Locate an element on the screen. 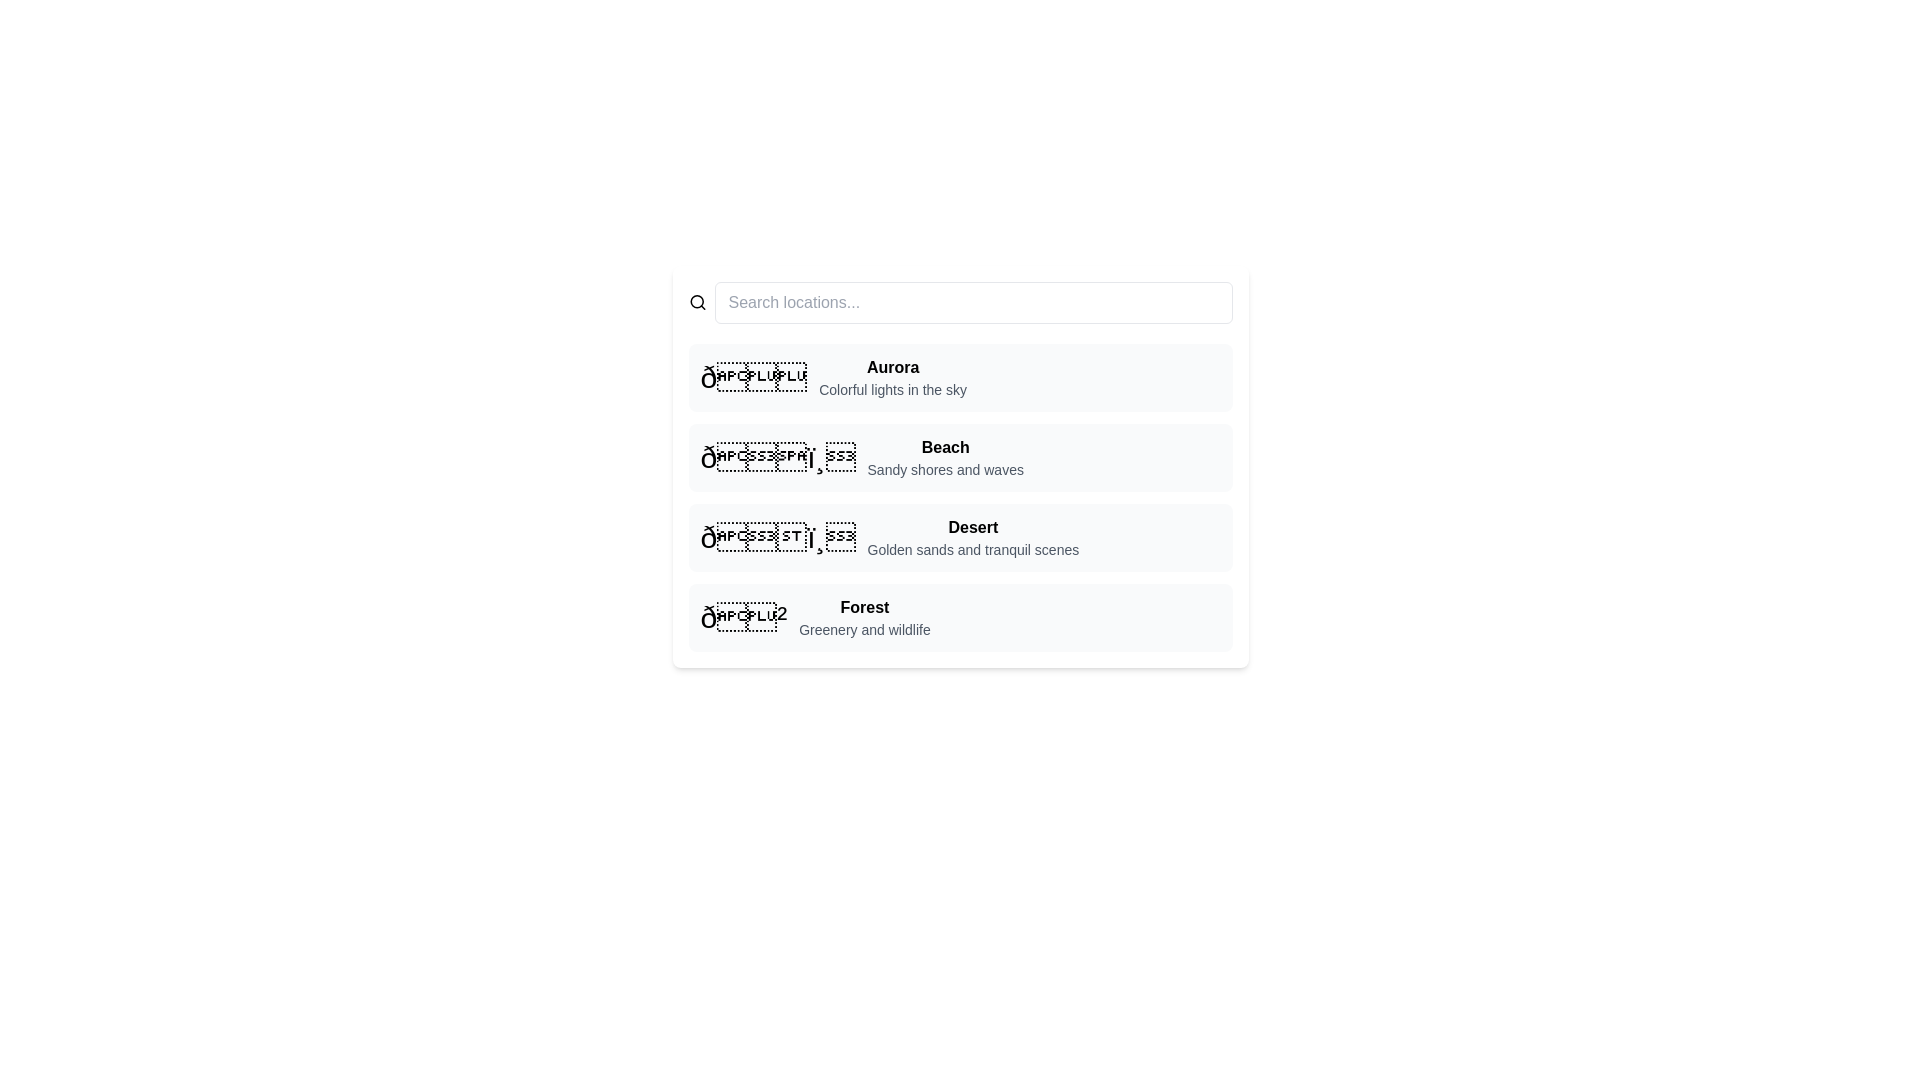 Image resolution: width=1920 pixels, height=1080 pixels. the circular SVG graphic representation of a search icon located inside the search bar at the top of the interface is located at coordinates (697, 302).